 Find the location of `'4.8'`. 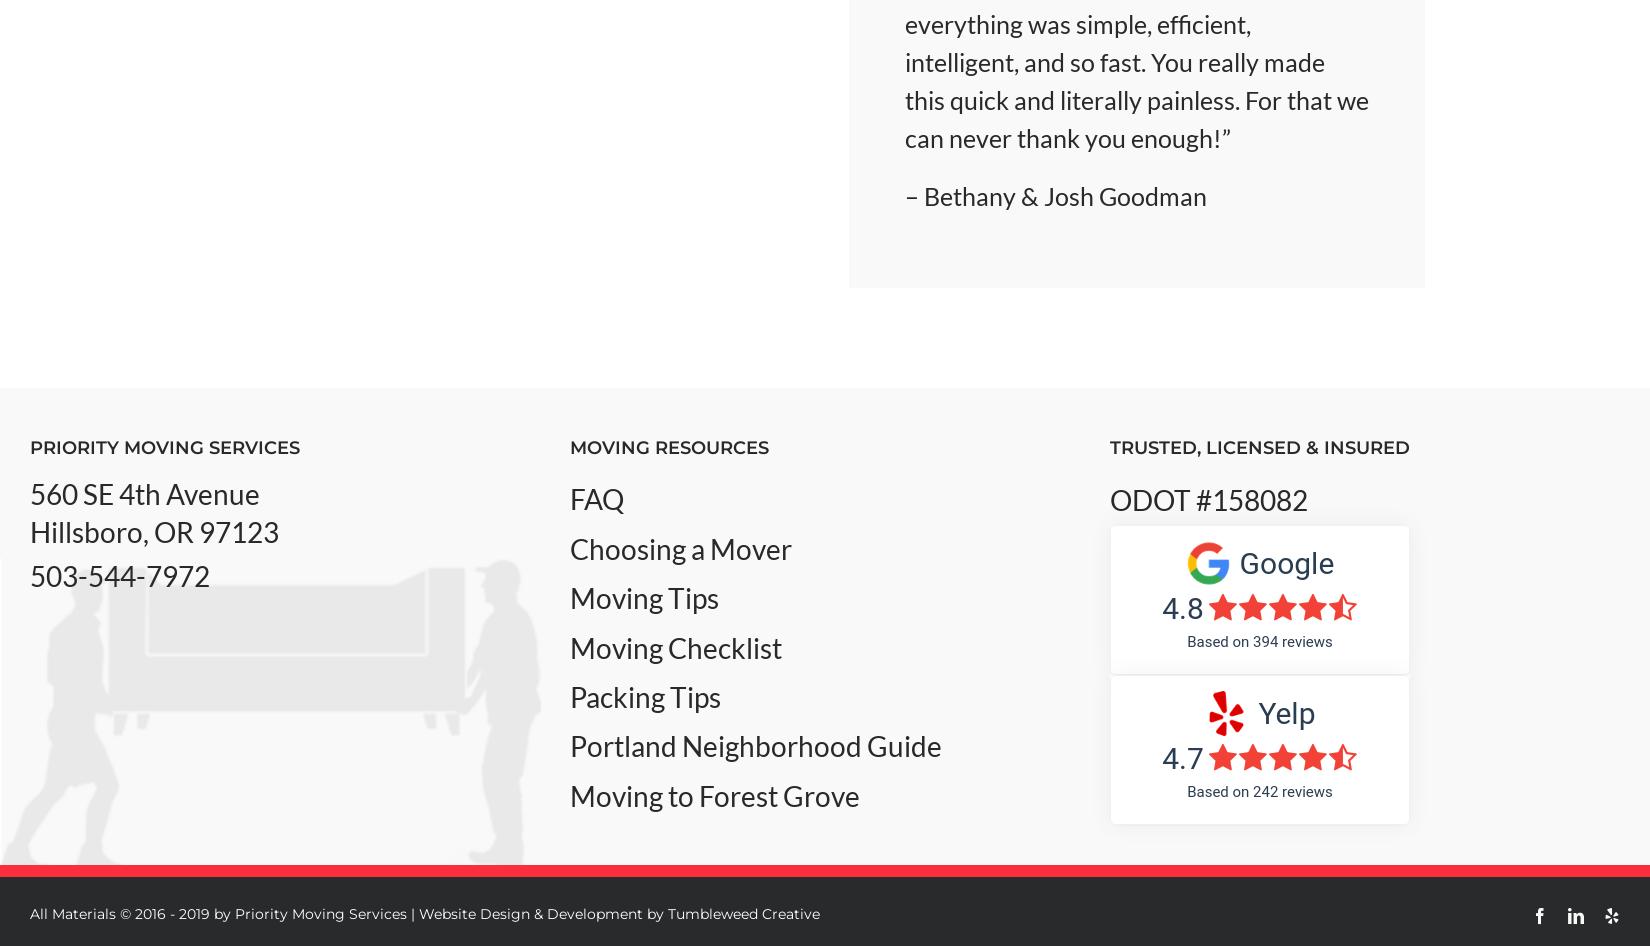

'4.8' is located at coordinates (1182, 607).